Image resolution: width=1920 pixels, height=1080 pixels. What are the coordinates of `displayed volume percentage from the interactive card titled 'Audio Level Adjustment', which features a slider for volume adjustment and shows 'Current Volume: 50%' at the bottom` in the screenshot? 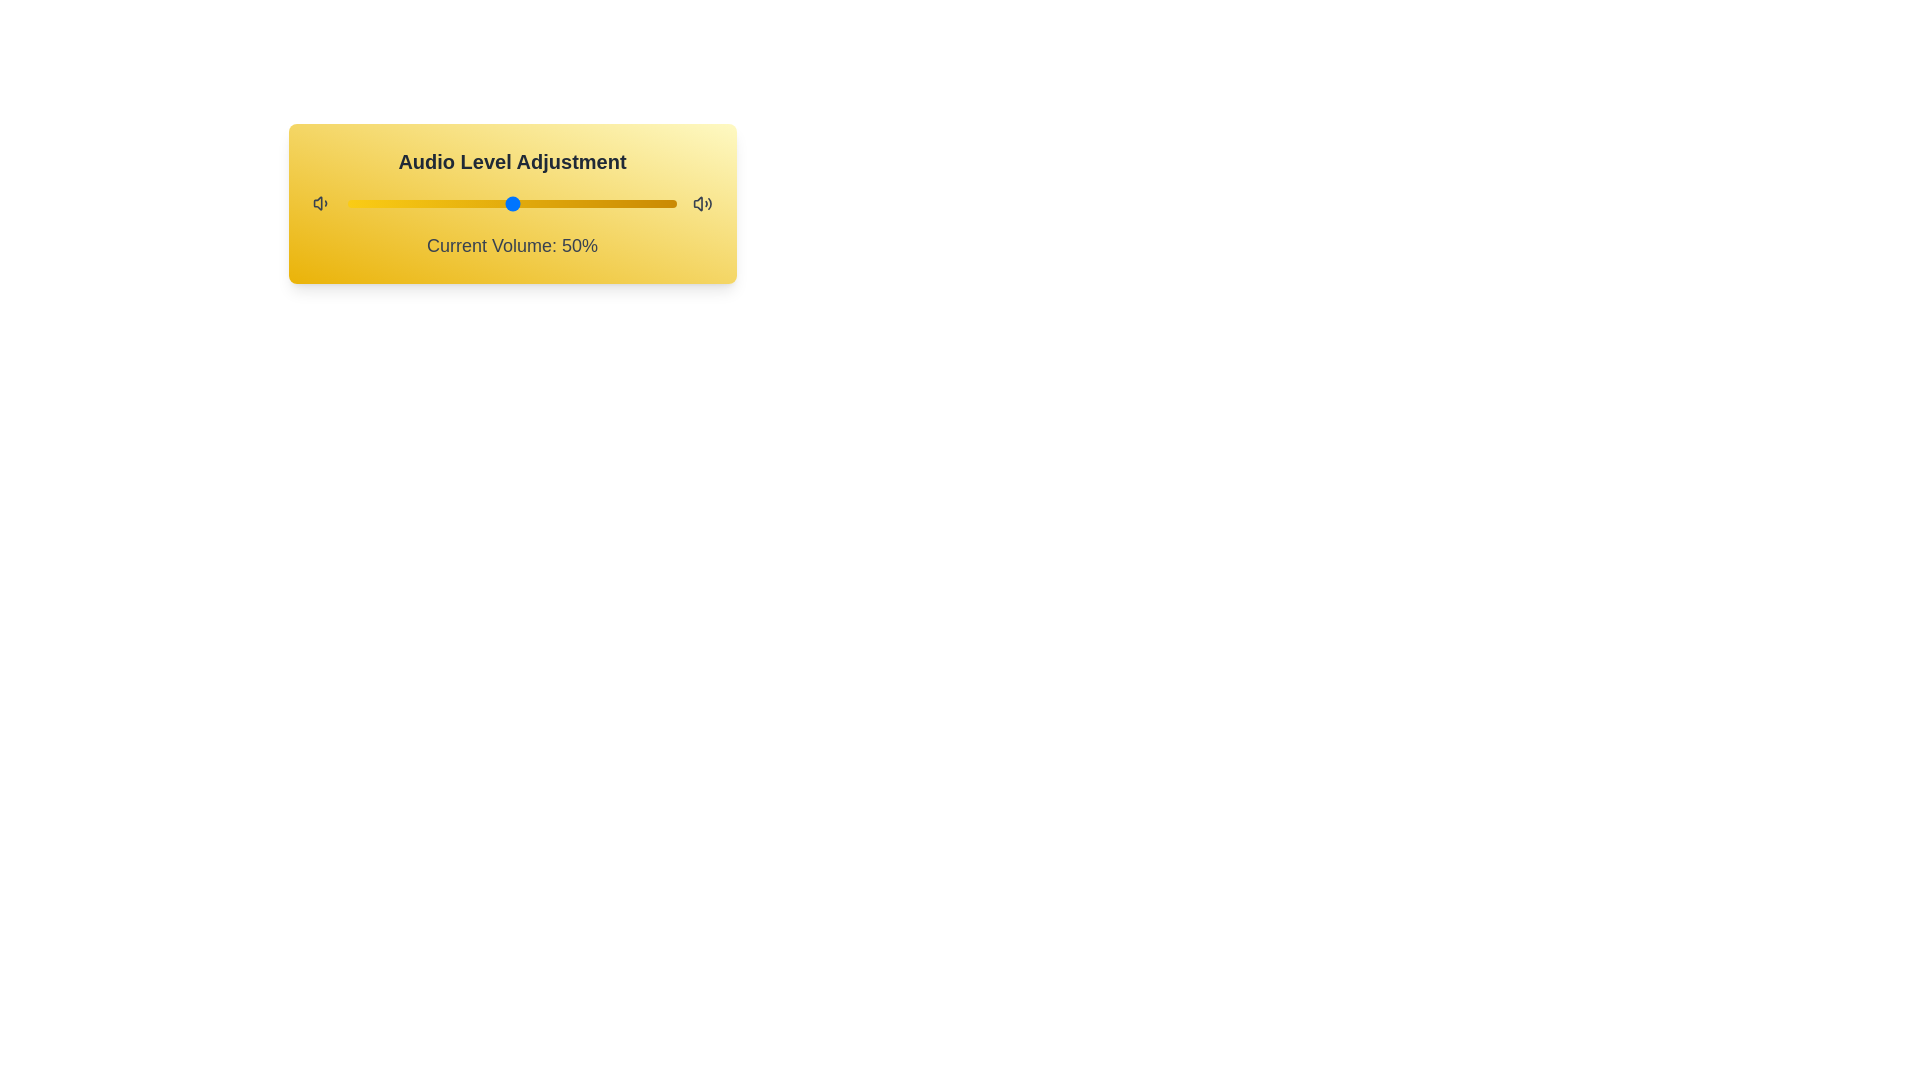 It's located at (512, 204).